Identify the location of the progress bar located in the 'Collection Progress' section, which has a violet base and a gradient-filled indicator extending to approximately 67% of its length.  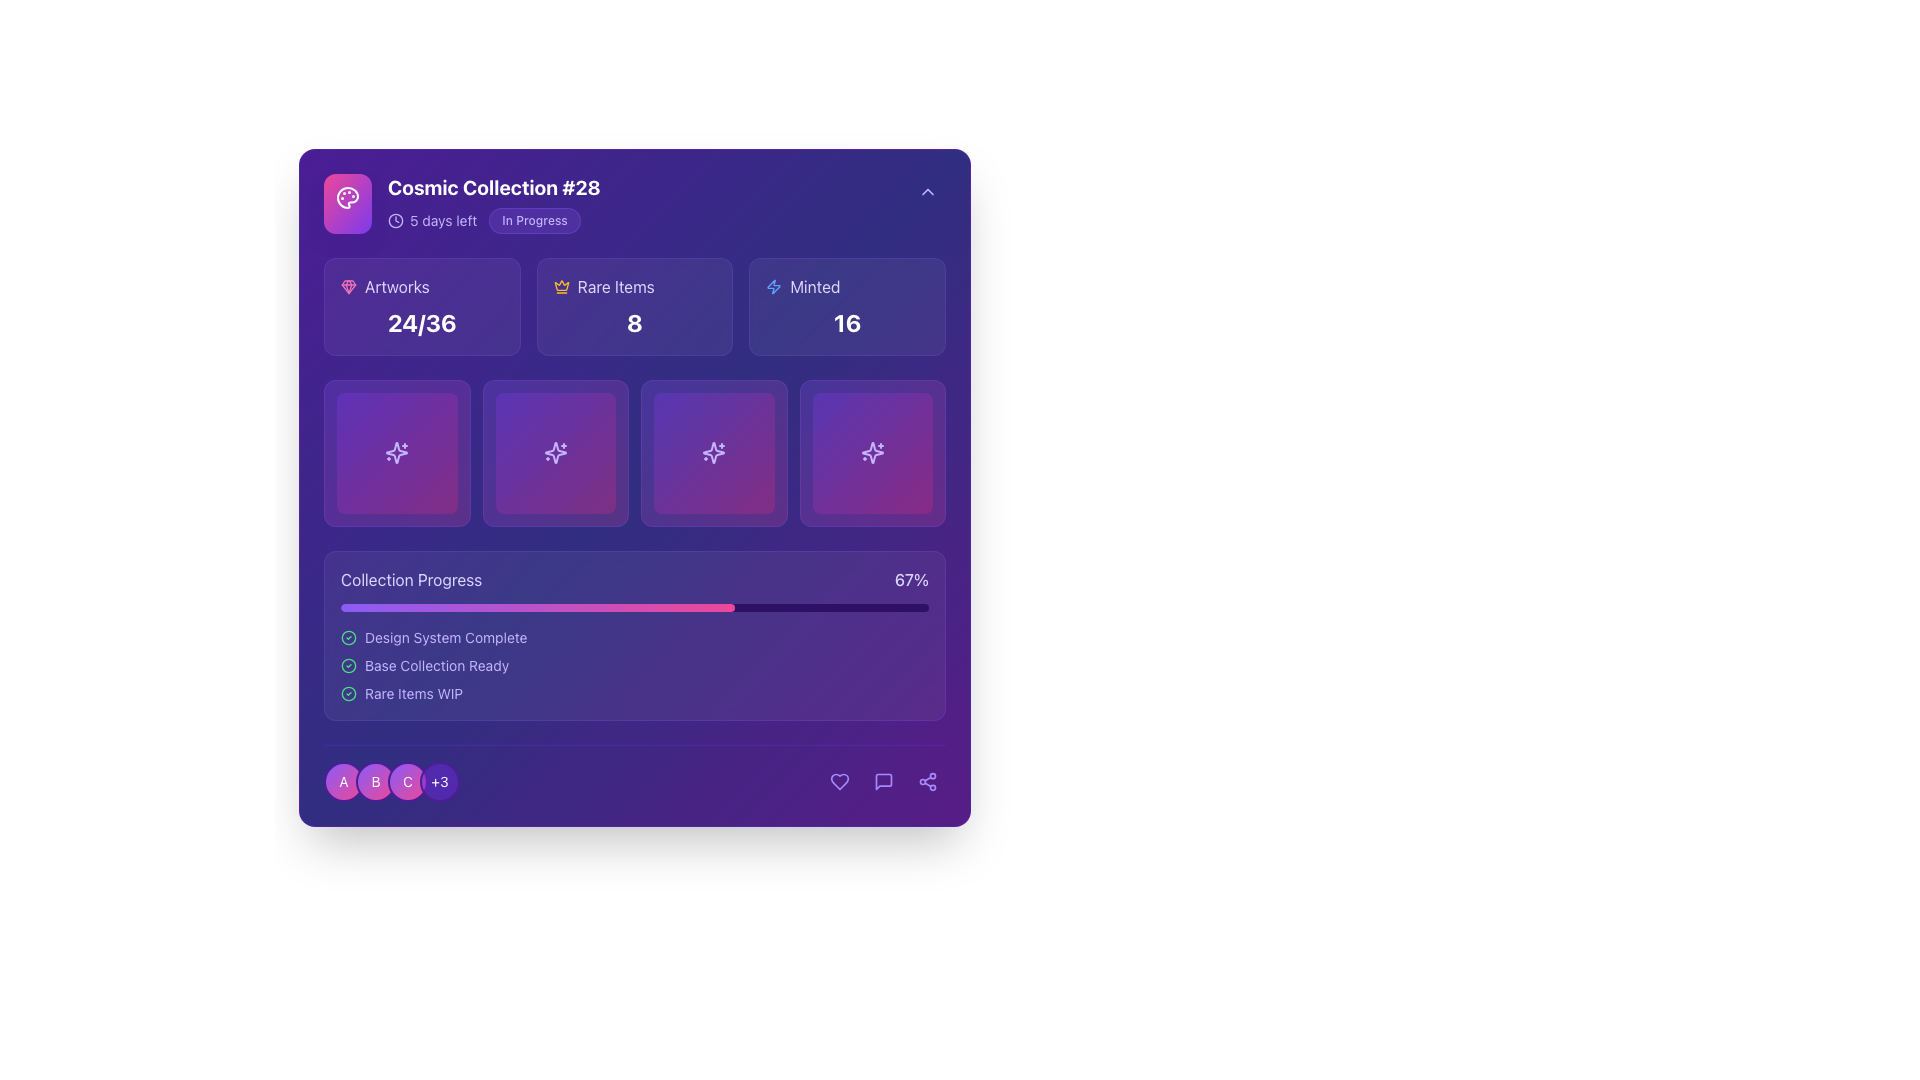
(633, 606).